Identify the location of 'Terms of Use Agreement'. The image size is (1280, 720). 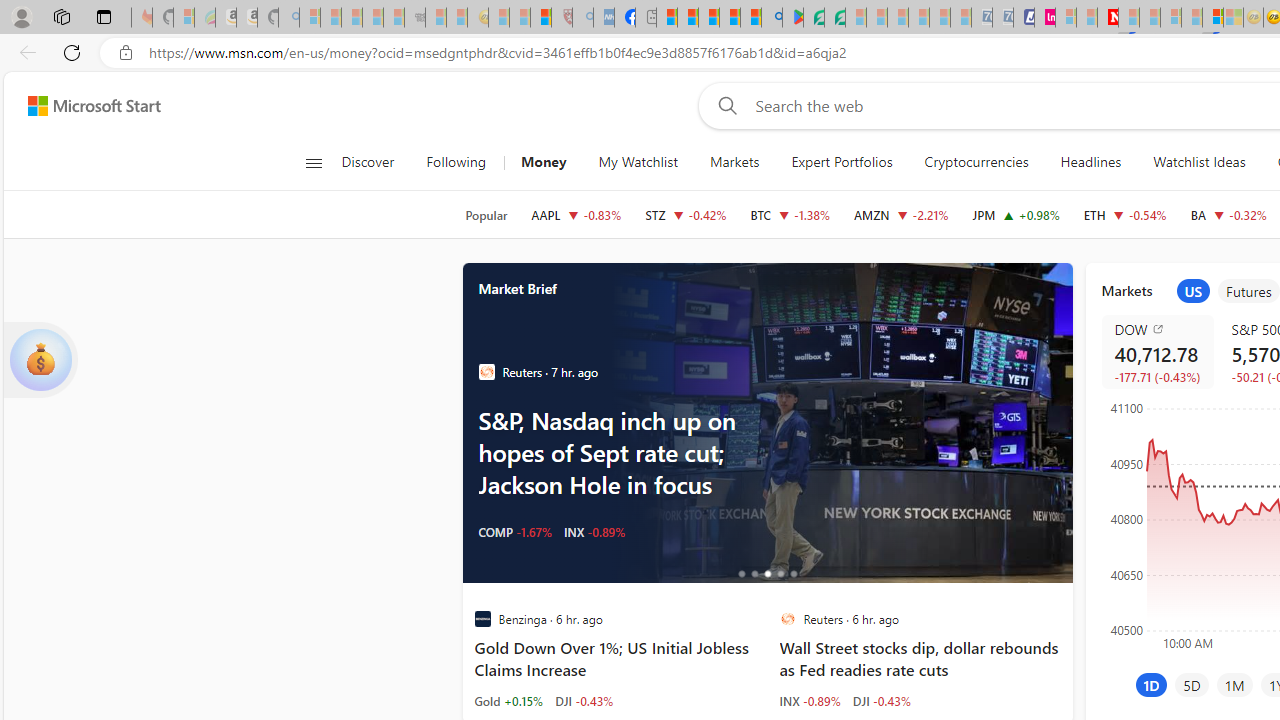
(814, 17).